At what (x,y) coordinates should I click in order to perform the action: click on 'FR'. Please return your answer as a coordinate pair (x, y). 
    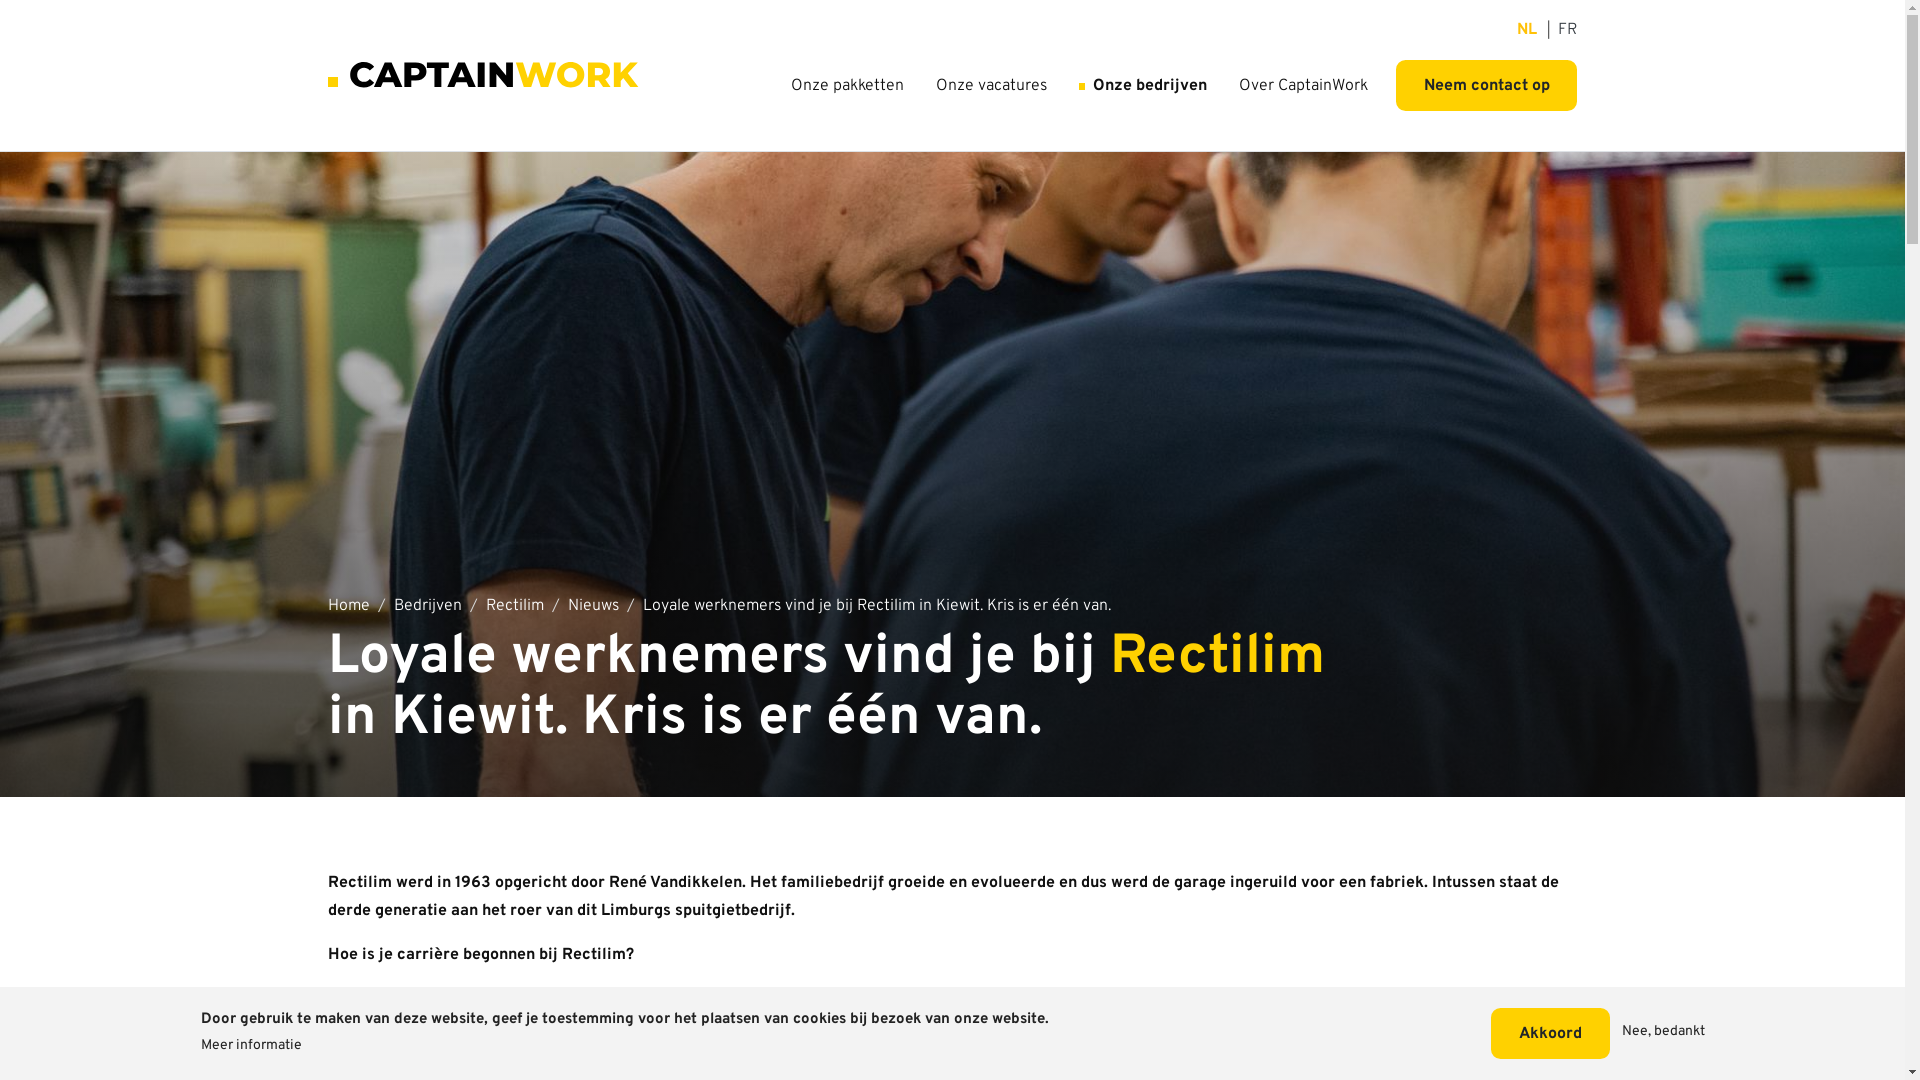
    Looking at the image, I should click on (1566, 30).